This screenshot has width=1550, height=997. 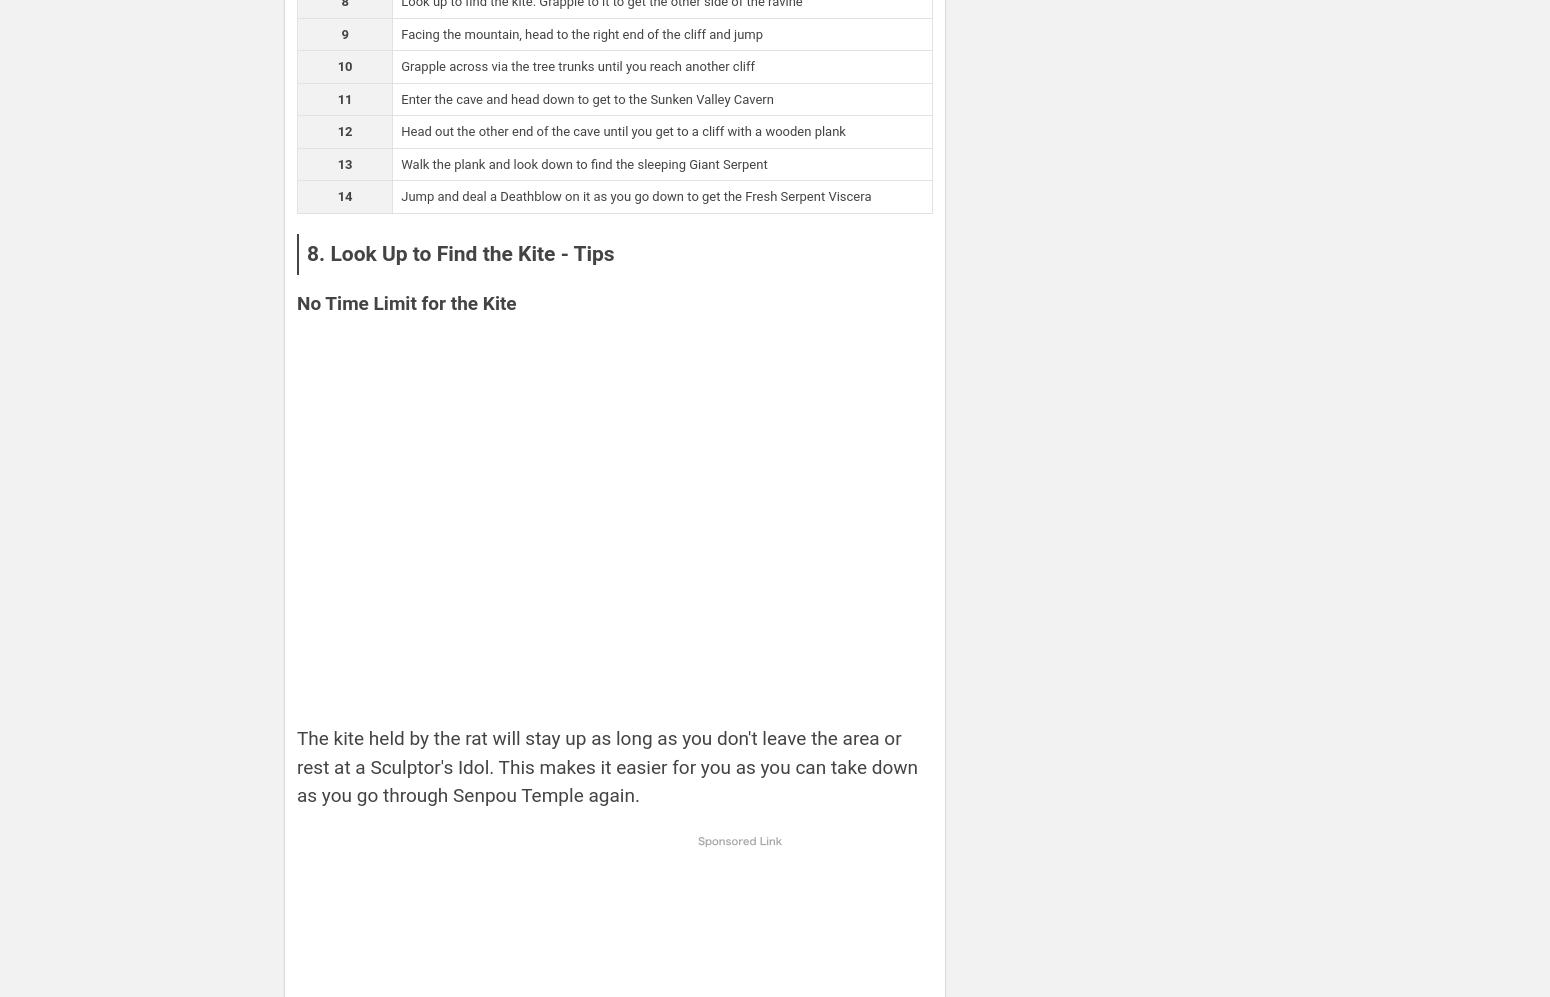 I want to click on 'Grapple across via the tree trunks until you reach another cliff', so click(x=577, y=65).